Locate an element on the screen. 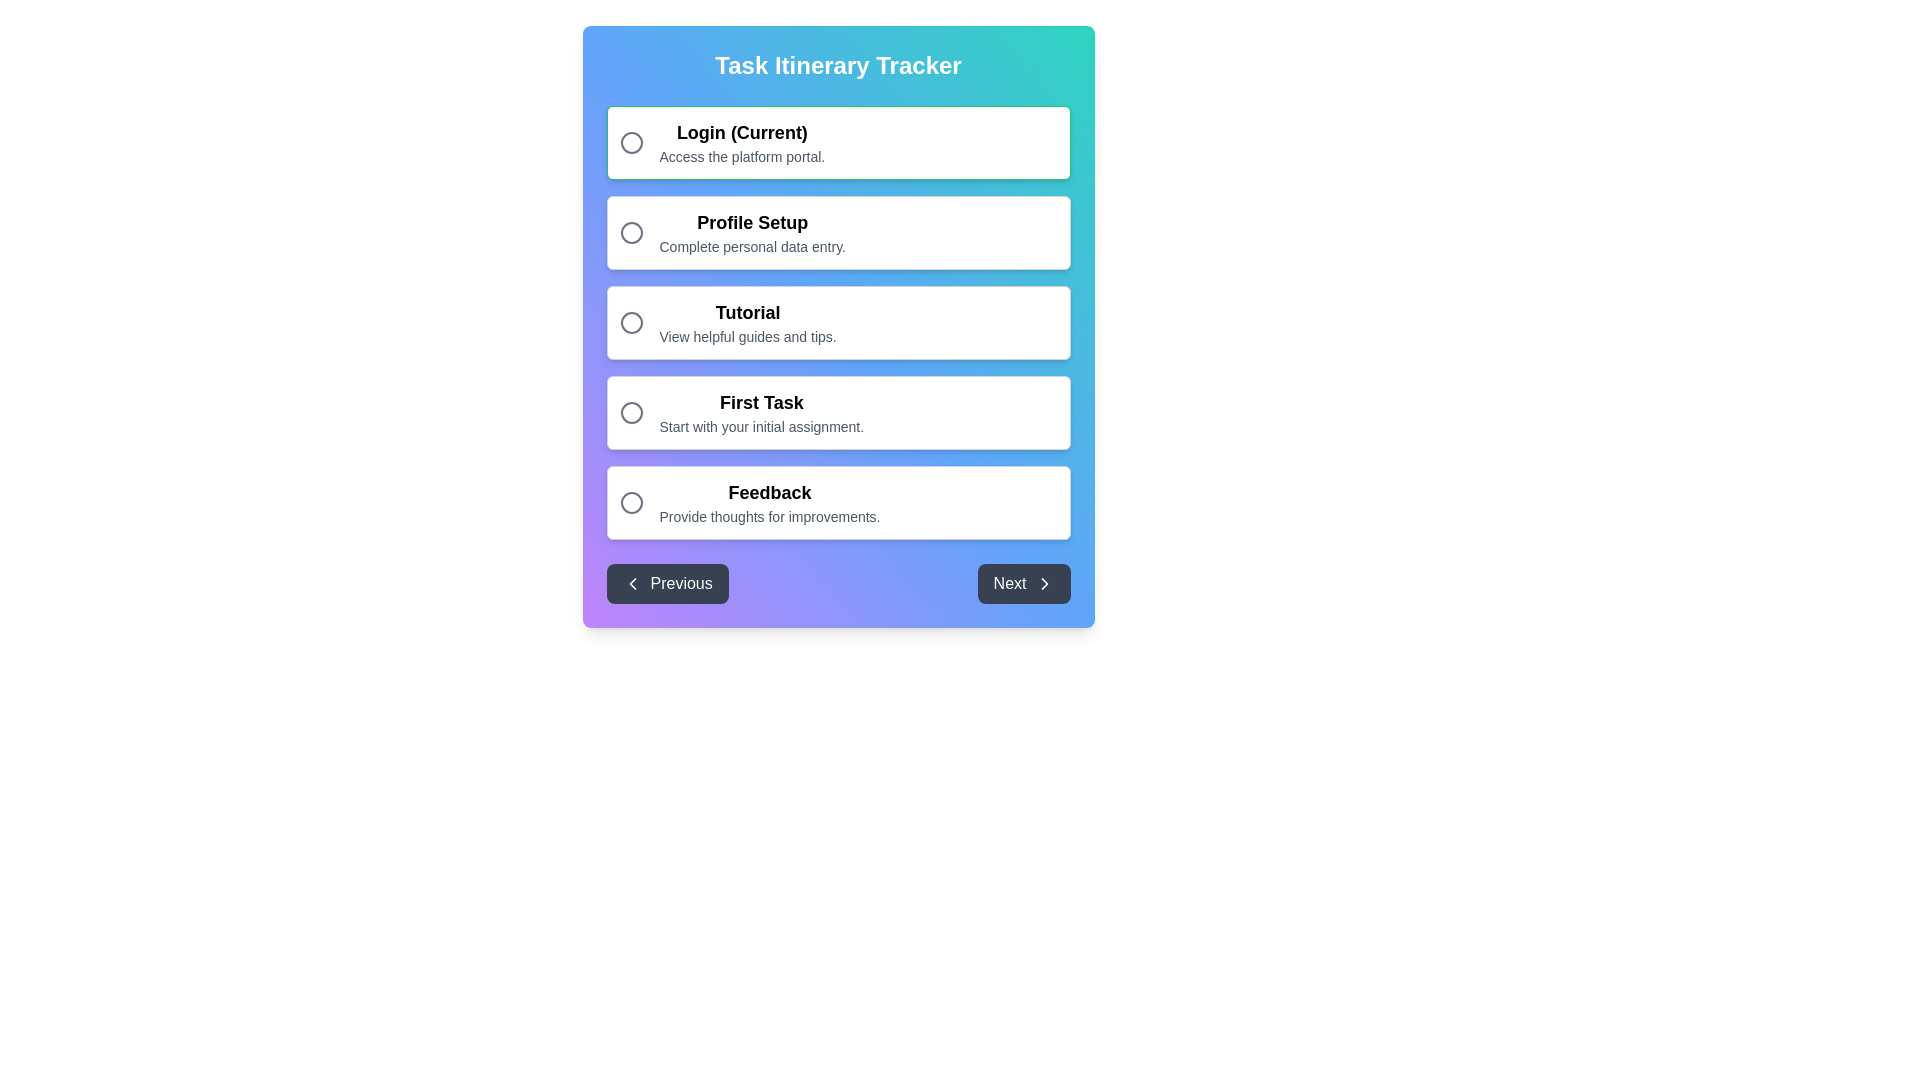 Image resolution: width=1920 pixels, height=1080 pixels. the third informational card in the 'Task Itinerary Tracker' section, which features a bold title 'Tutorial' and a smaller description 'View helpful guides and tips.' is located at coordinates (838, 322).